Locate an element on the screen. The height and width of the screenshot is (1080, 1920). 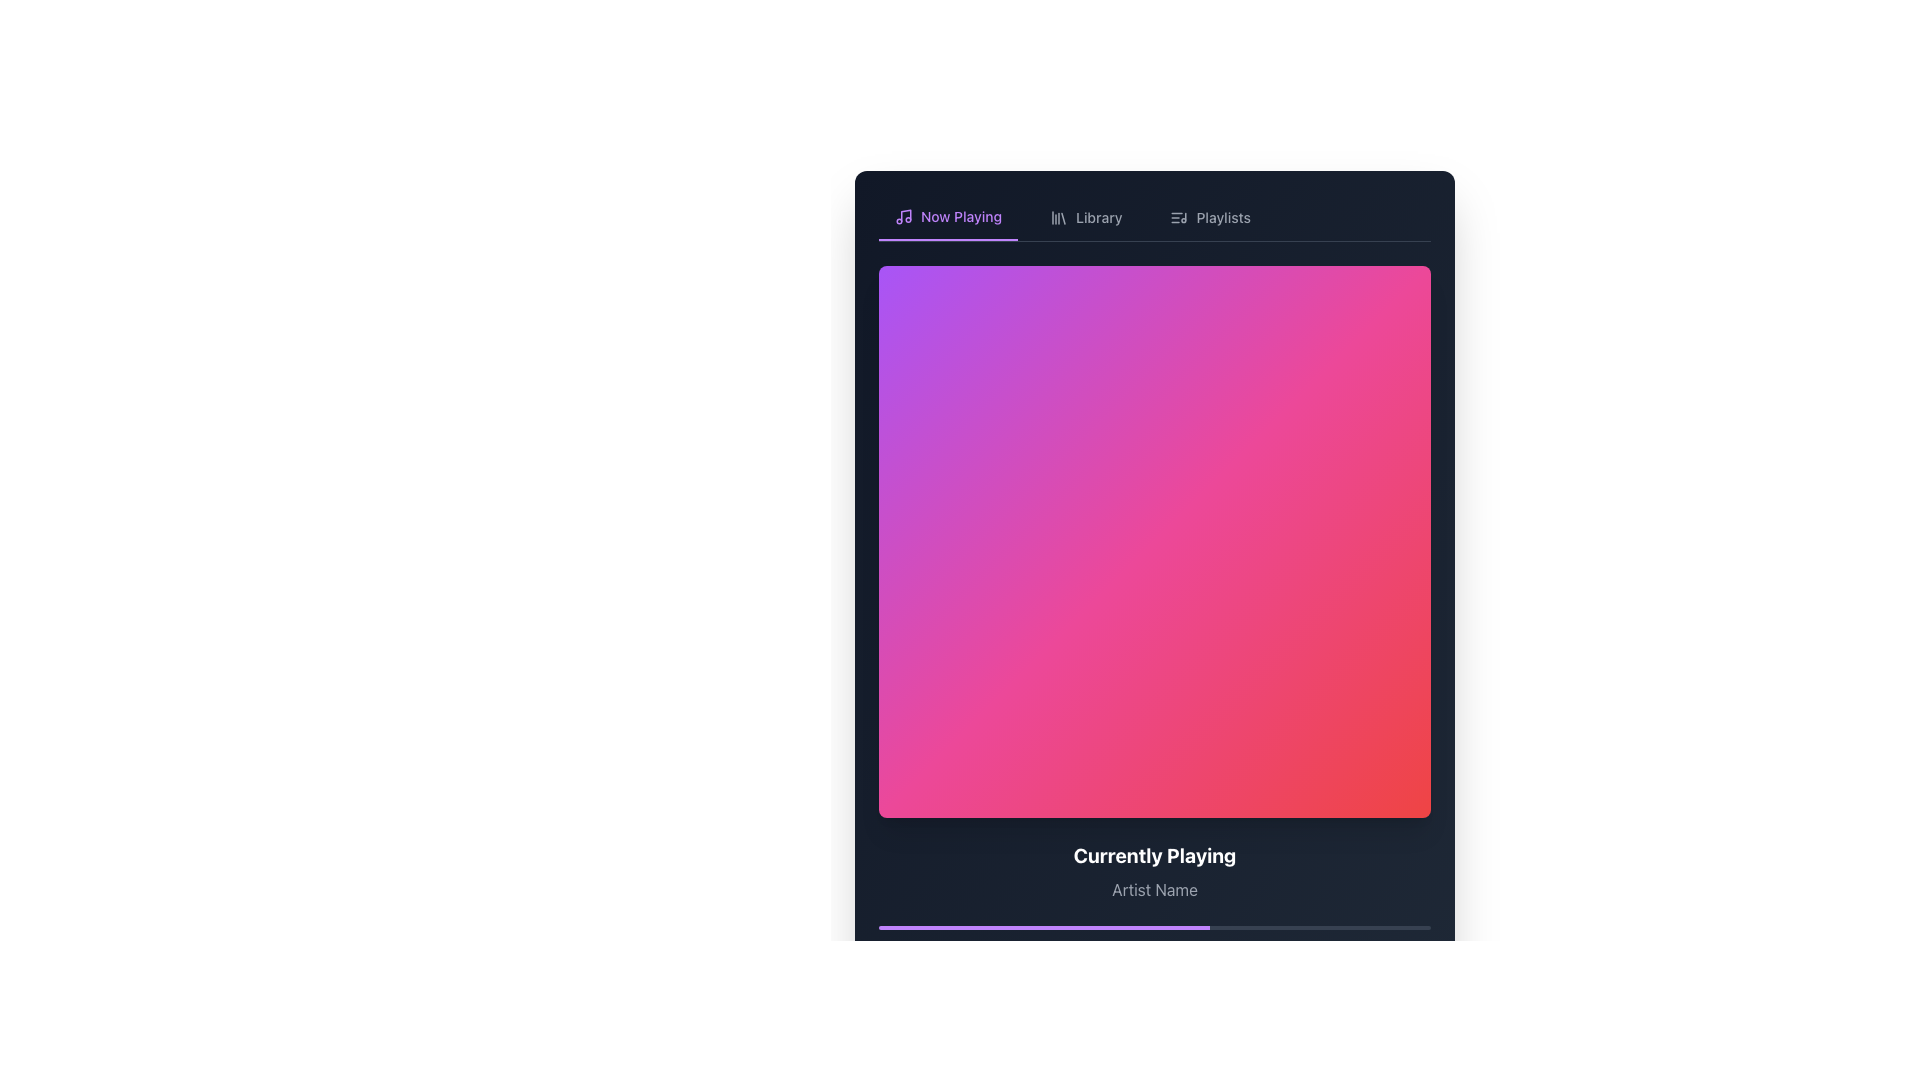
the 'Library' button in the navigation bar is located at coordinates (1085, 218).